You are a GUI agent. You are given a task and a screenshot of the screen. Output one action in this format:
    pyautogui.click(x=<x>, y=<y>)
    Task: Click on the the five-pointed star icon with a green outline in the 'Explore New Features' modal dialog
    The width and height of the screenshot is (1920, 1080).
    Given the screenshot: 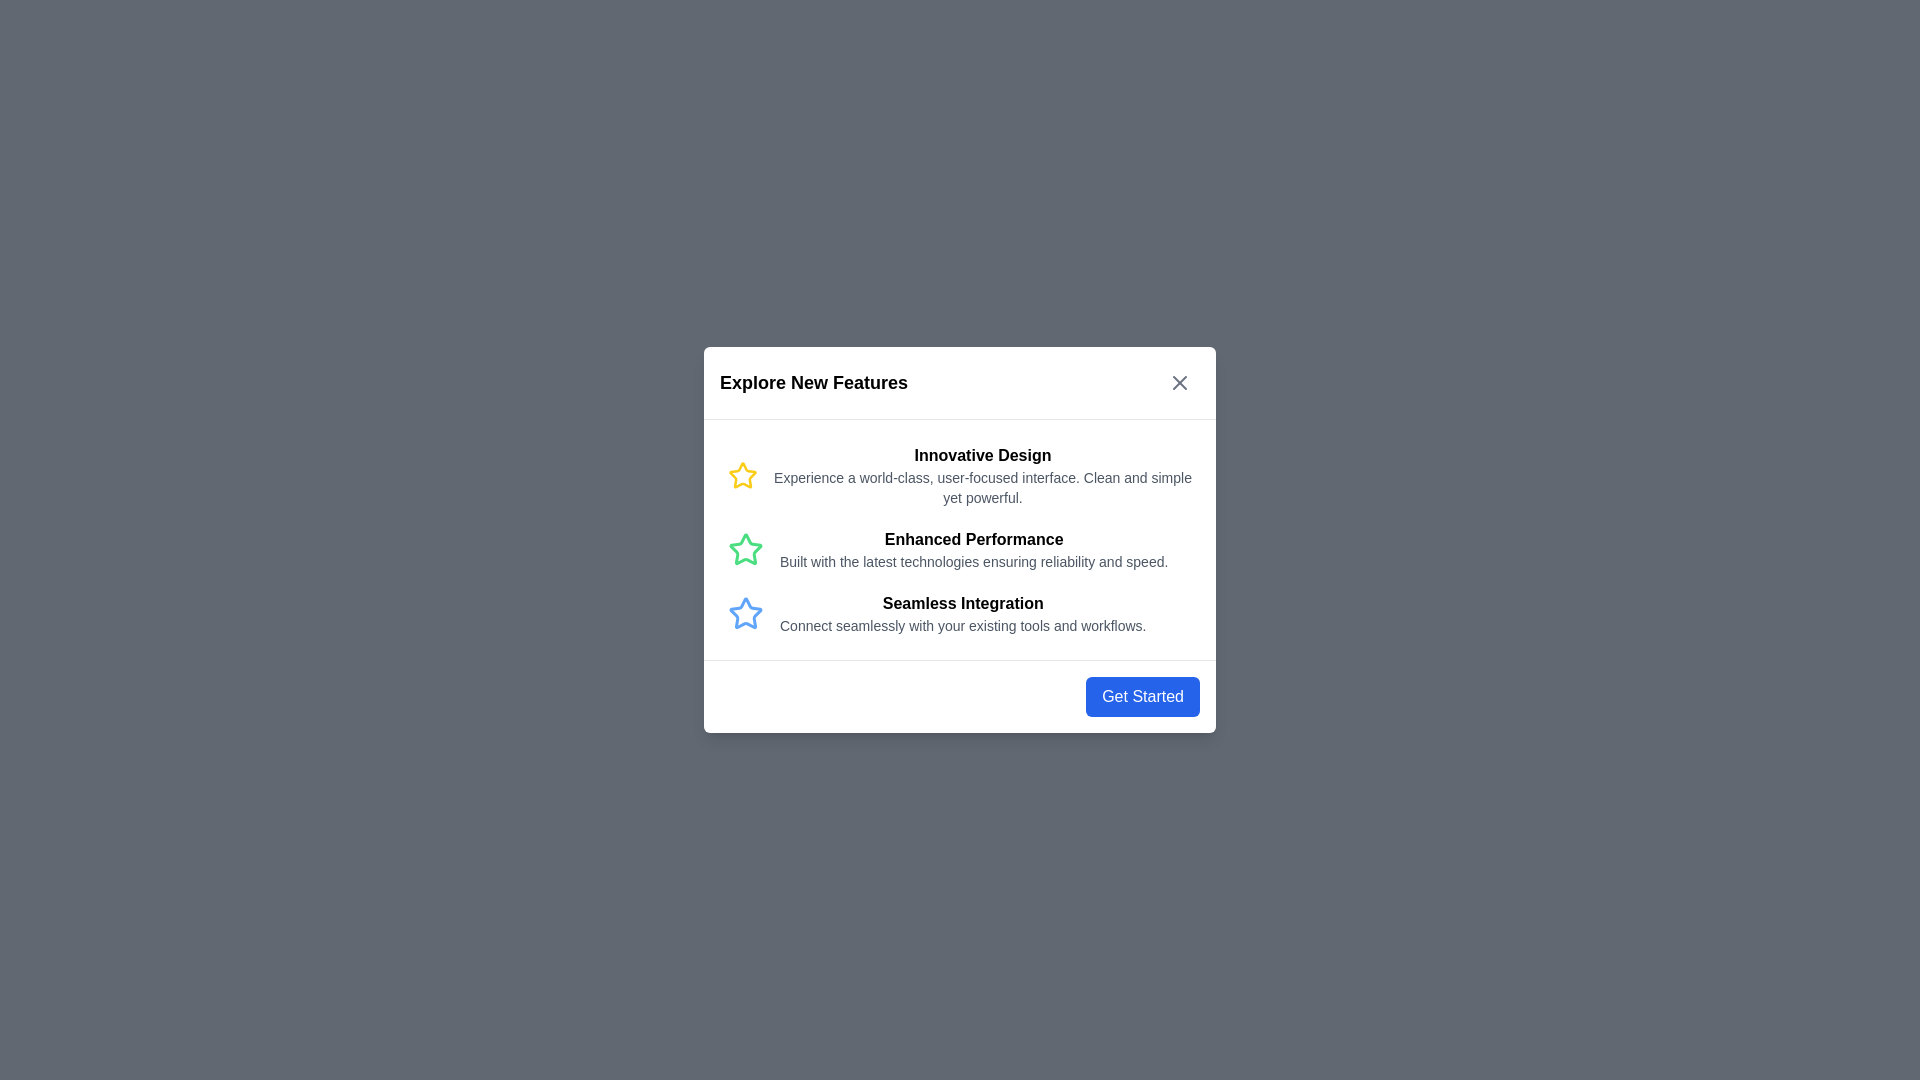 What is the action you would take?
    pyautogui.click(x=744, y=549)
    